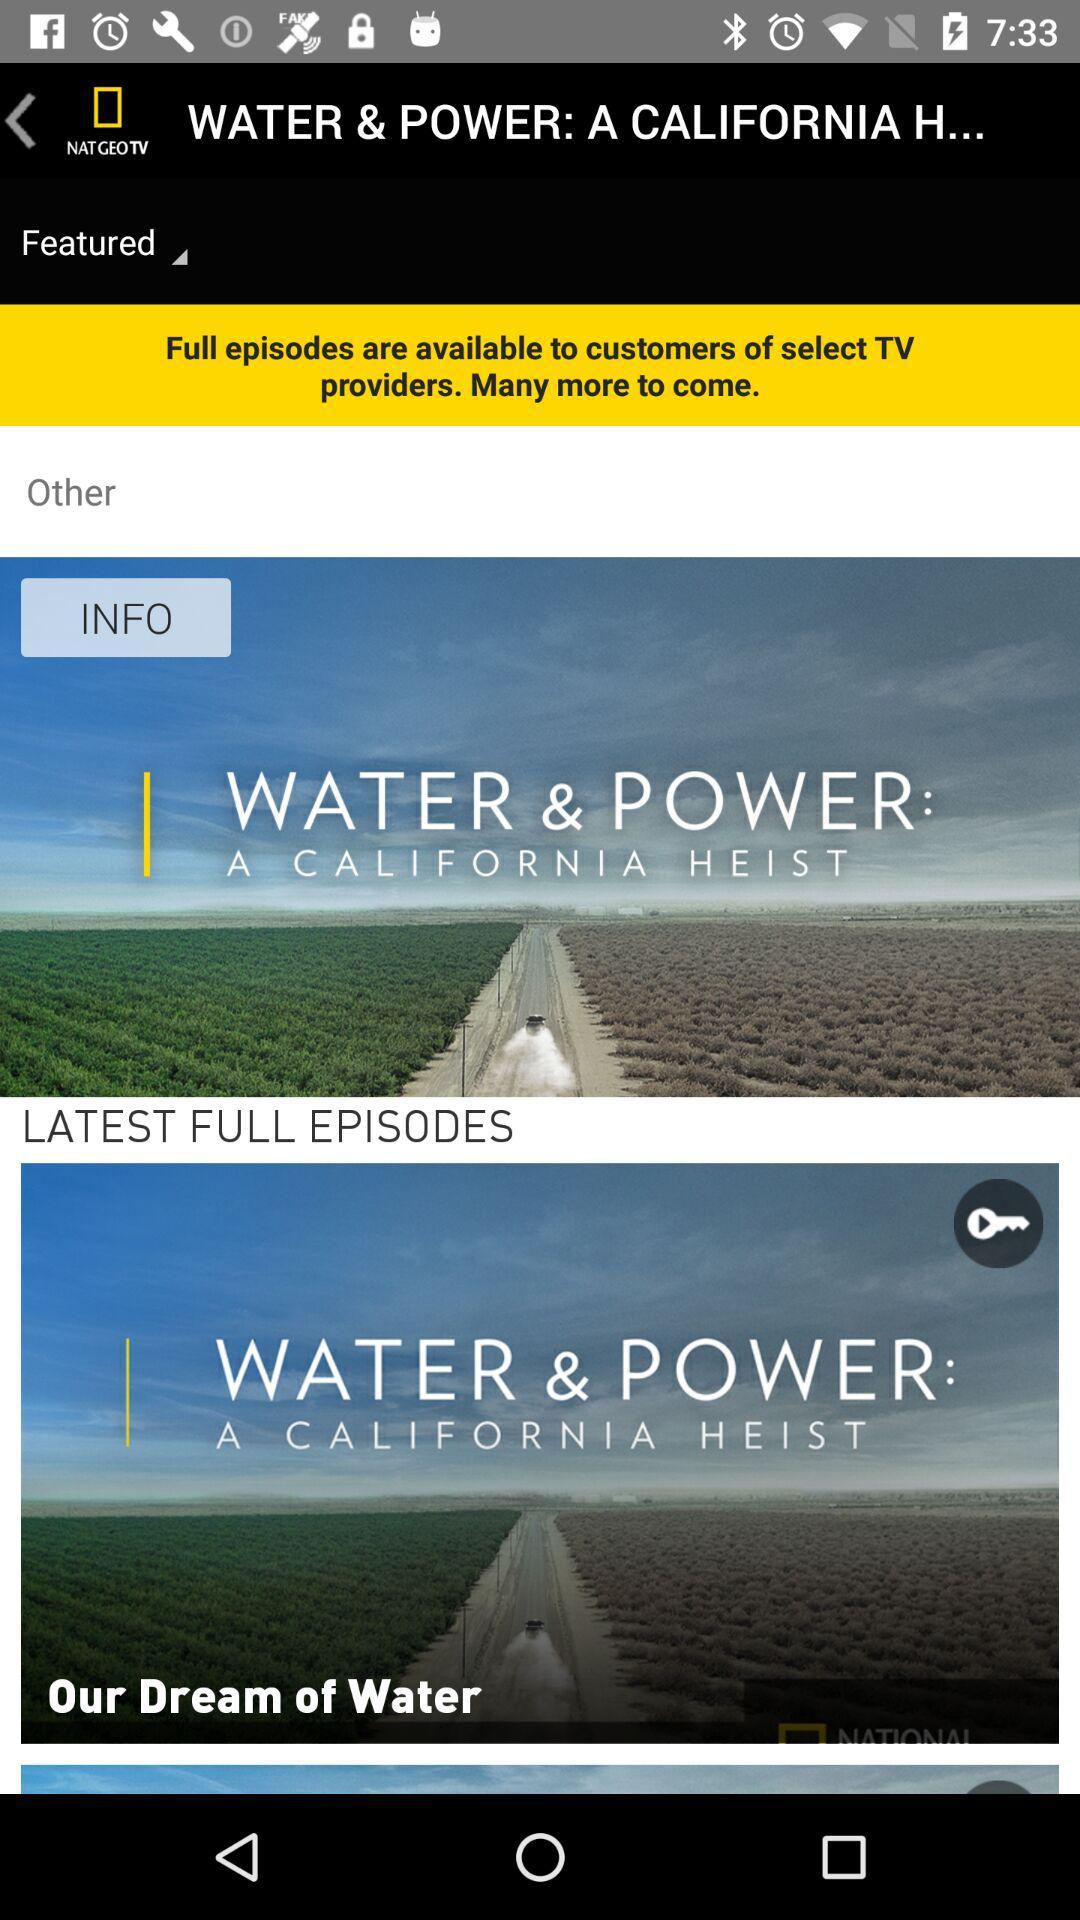 The width and height of the screenshot is (1080, 1920). I want to click on the icon above featured, so click(20, 119).